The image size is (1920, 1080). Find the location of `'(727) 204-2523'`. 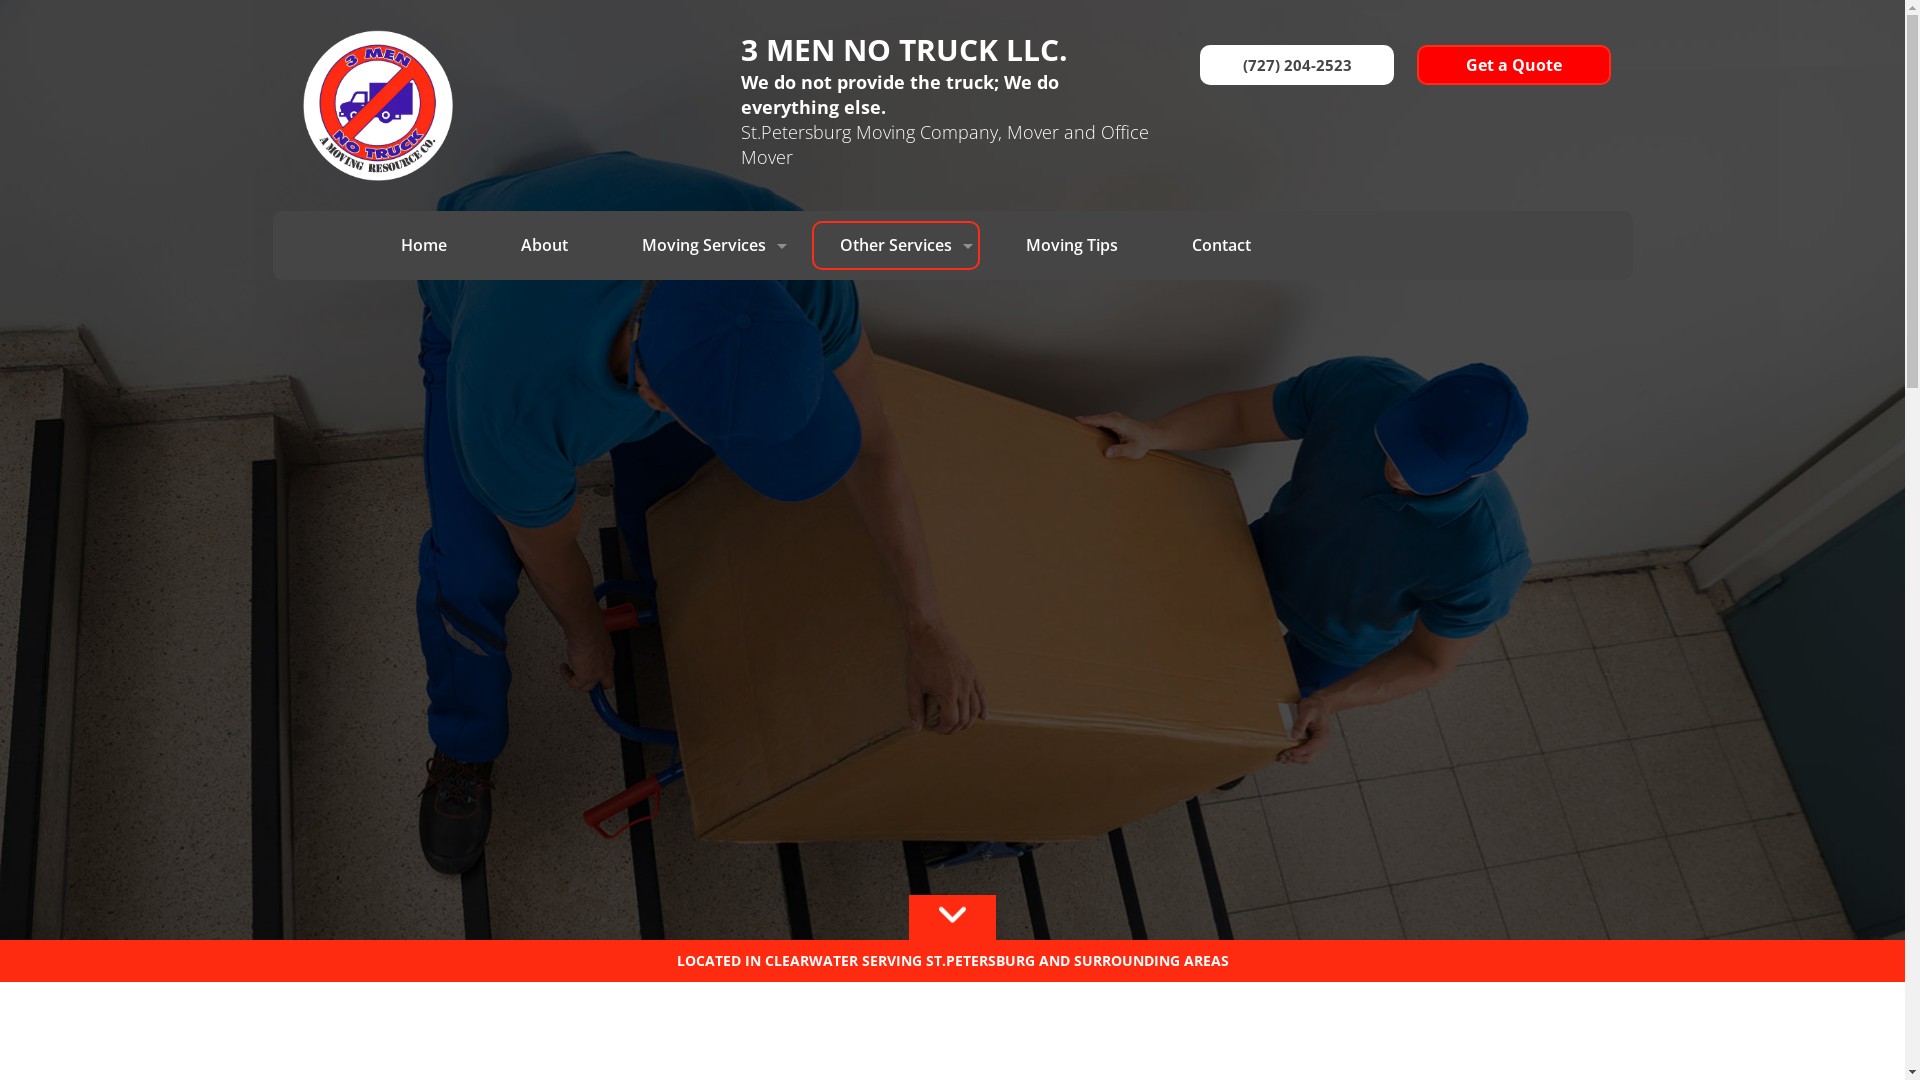

'(727) 204-2523' is located at coordinates (1296, 64).